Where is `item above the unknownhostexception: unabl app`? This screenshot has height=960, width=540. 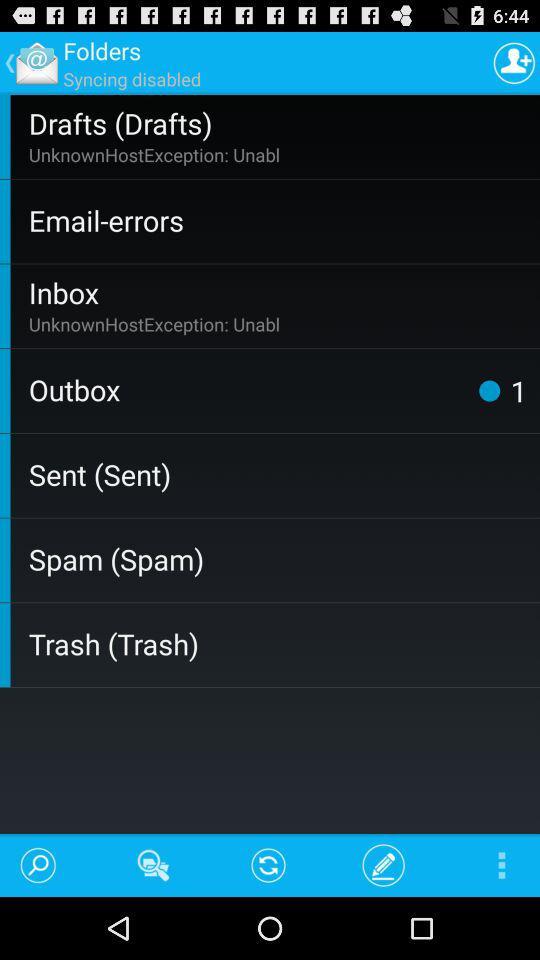
item above the unknownhostexception: unabl app is located at coordinates (279, 291).